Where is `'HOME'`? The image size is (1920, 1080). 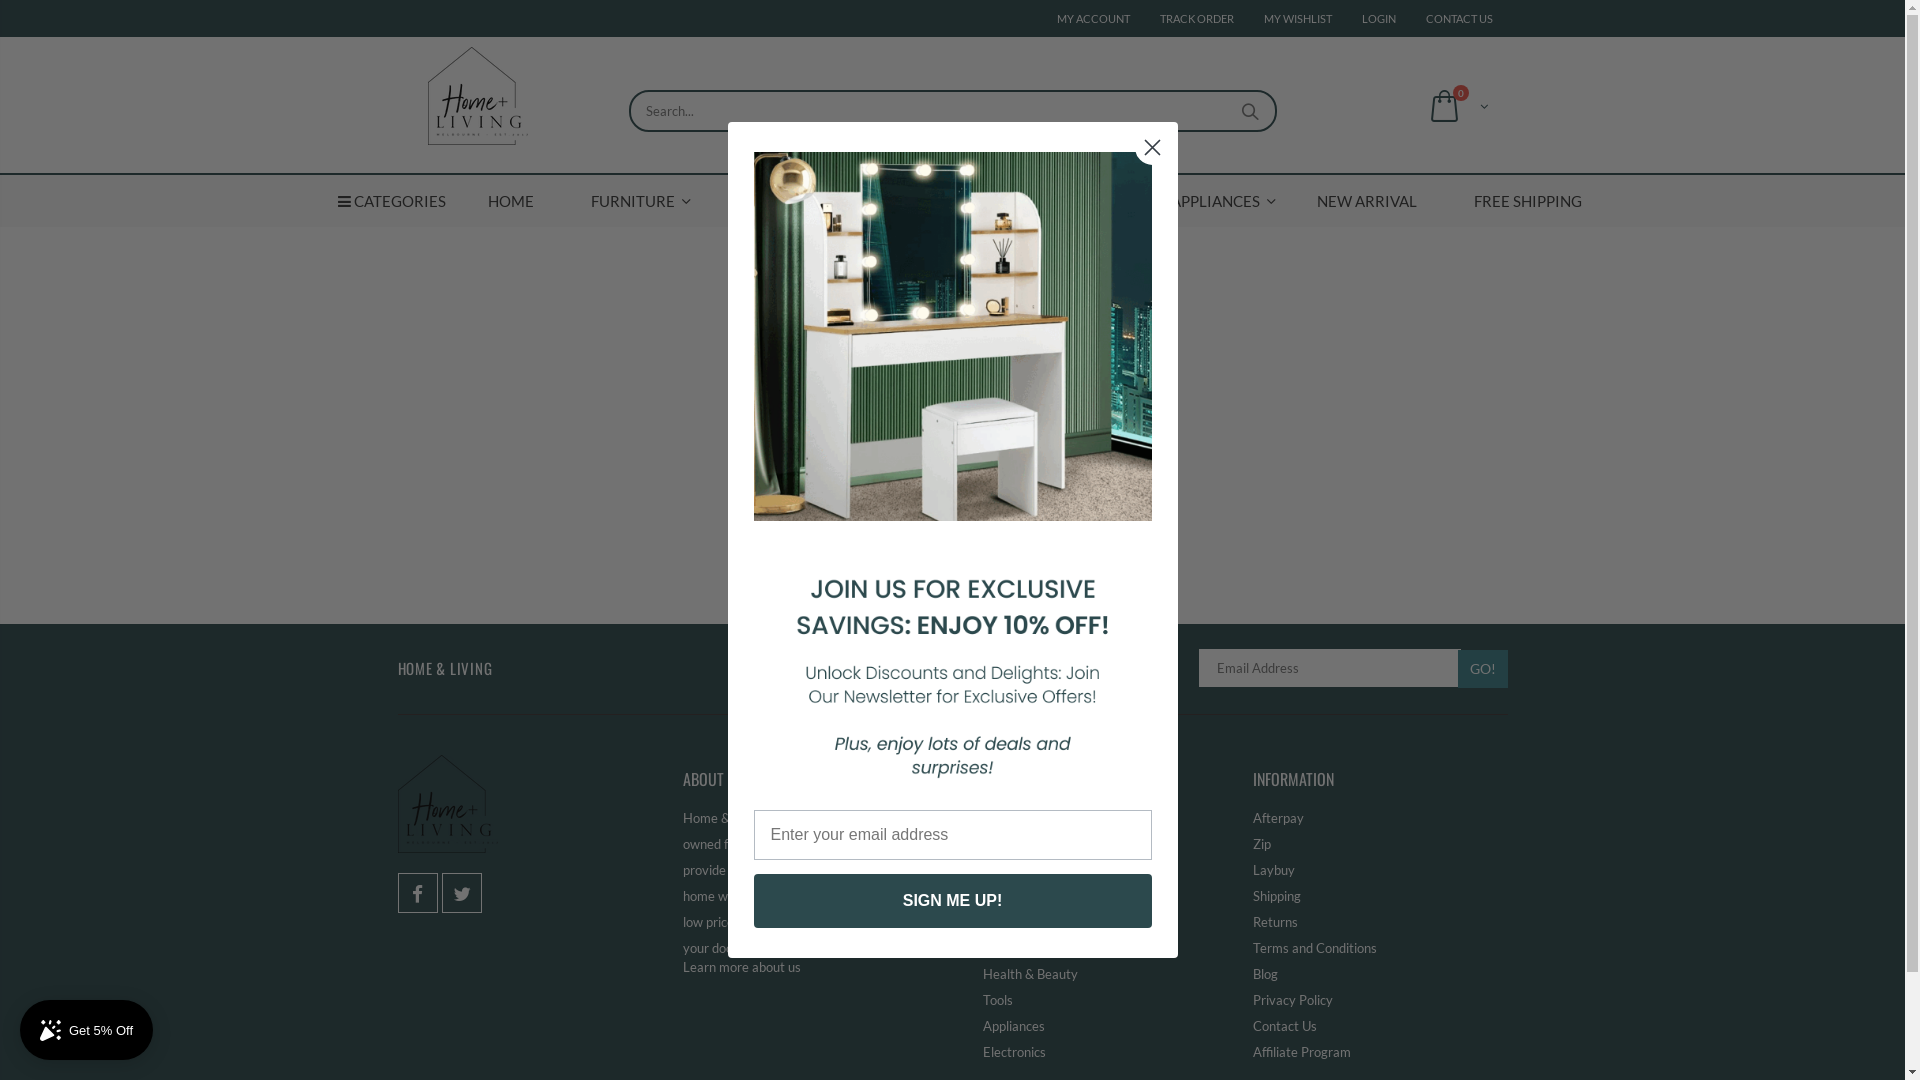
'HOME' is located at coordinates (510, 200).